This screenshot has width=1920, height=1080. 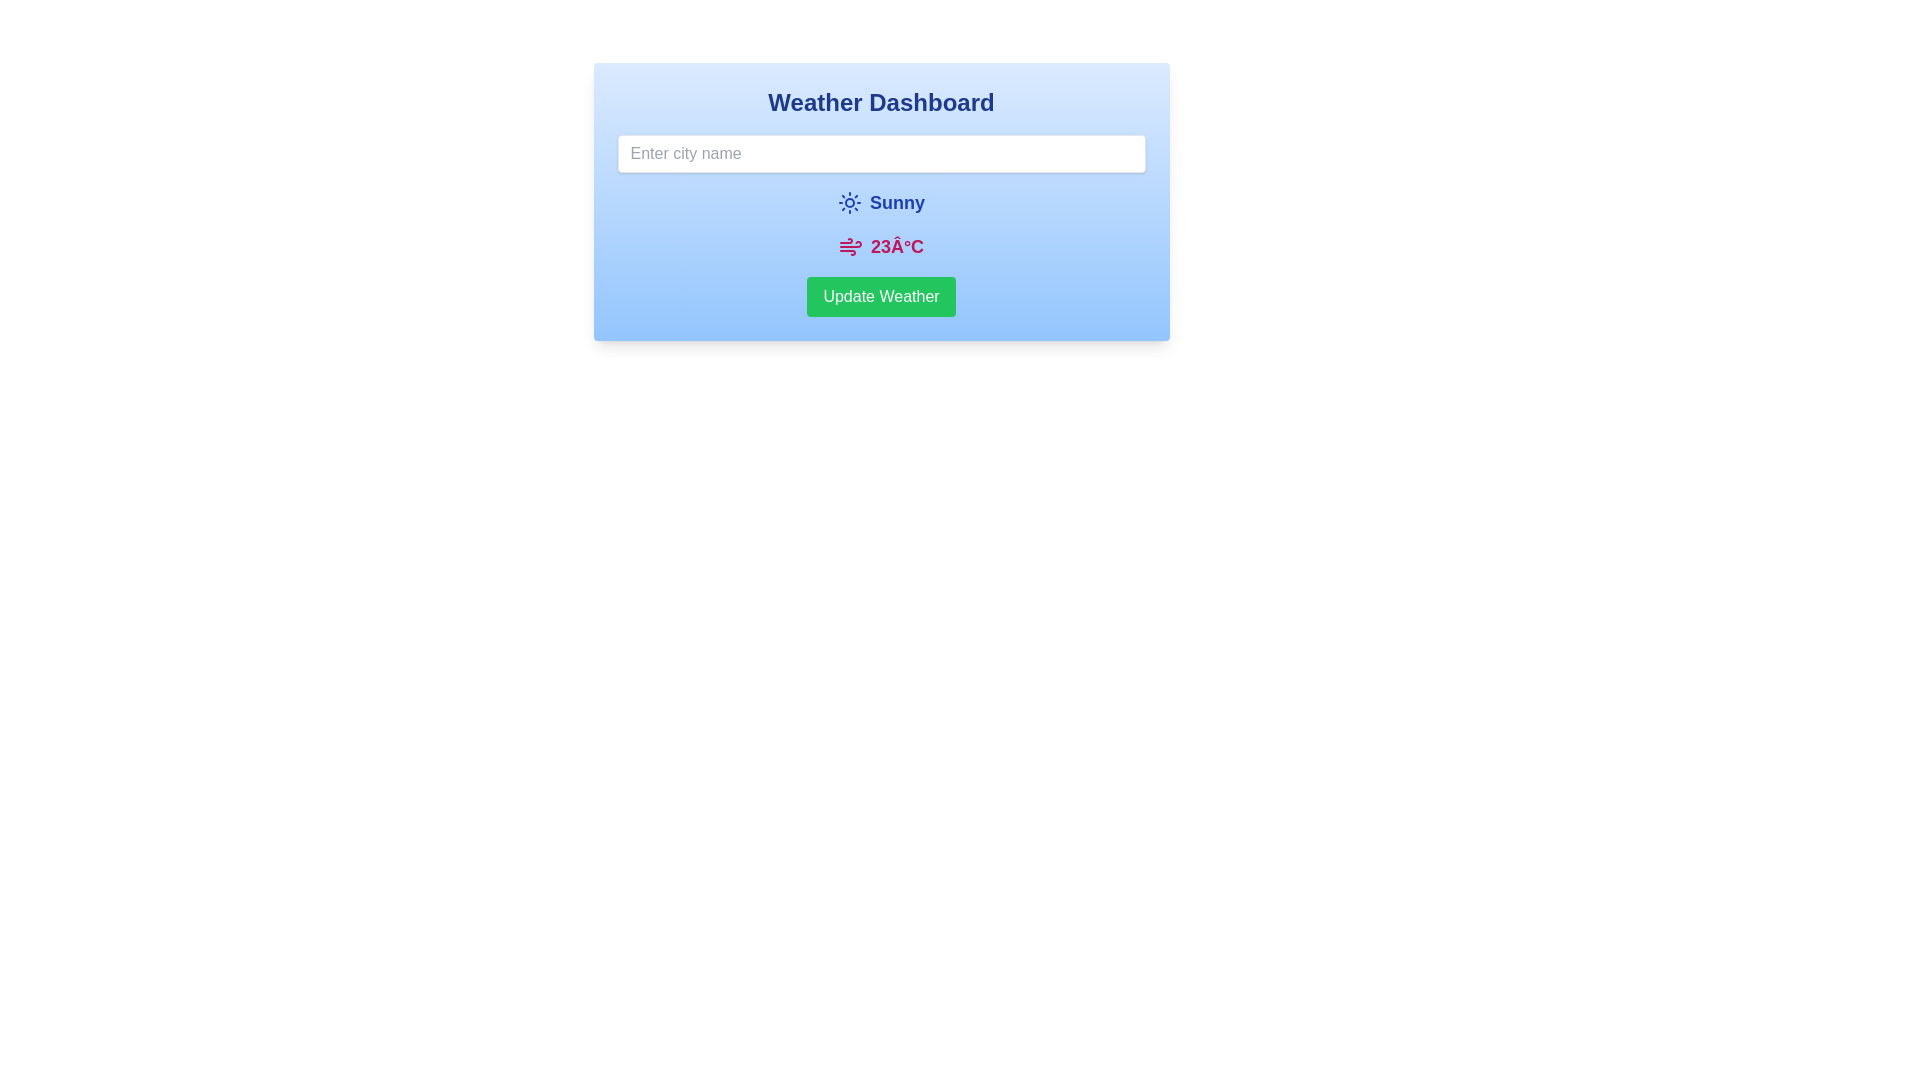 What do you see at coordinates (880, 203) in the screenshot?
I see `the weather condition display element which shows 'Sunny', located below the city input field and above the temperature display` at bounding box center [880, 203].